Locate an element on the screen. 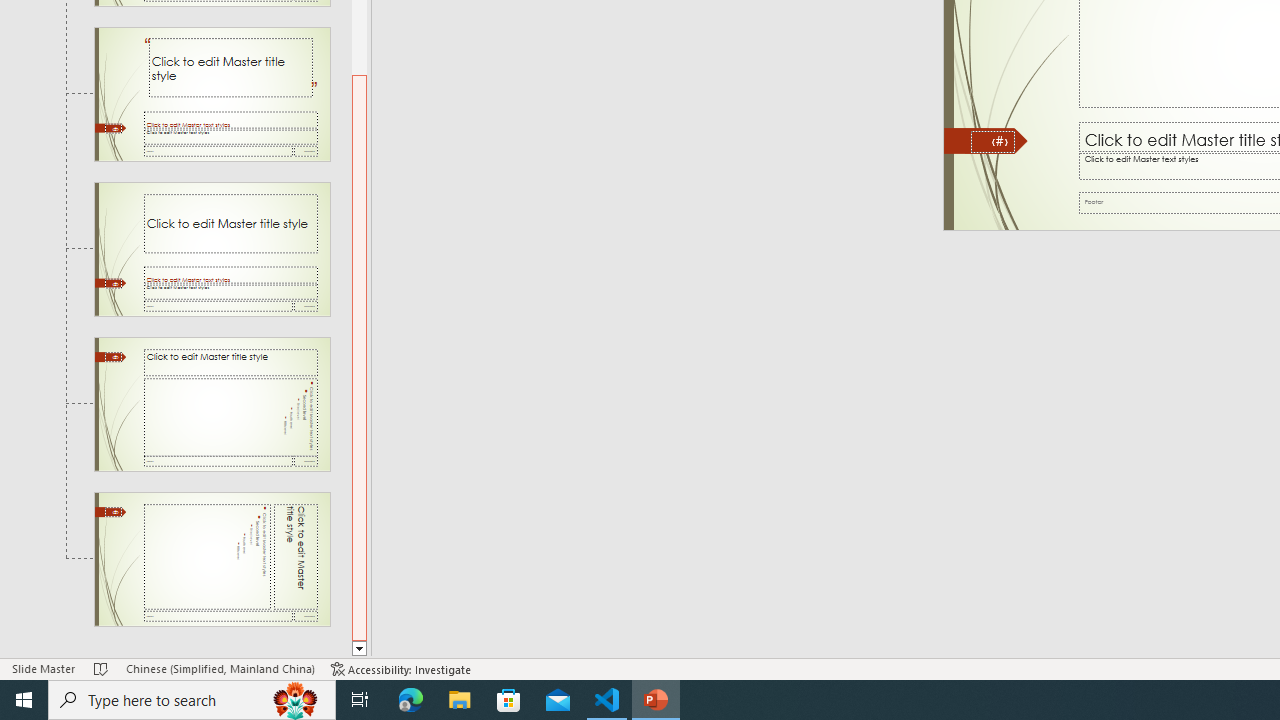 Image resolution: width=1280 pixels, height=720 pixels. 'Freeform 11' is located at coordinates (986, 140).